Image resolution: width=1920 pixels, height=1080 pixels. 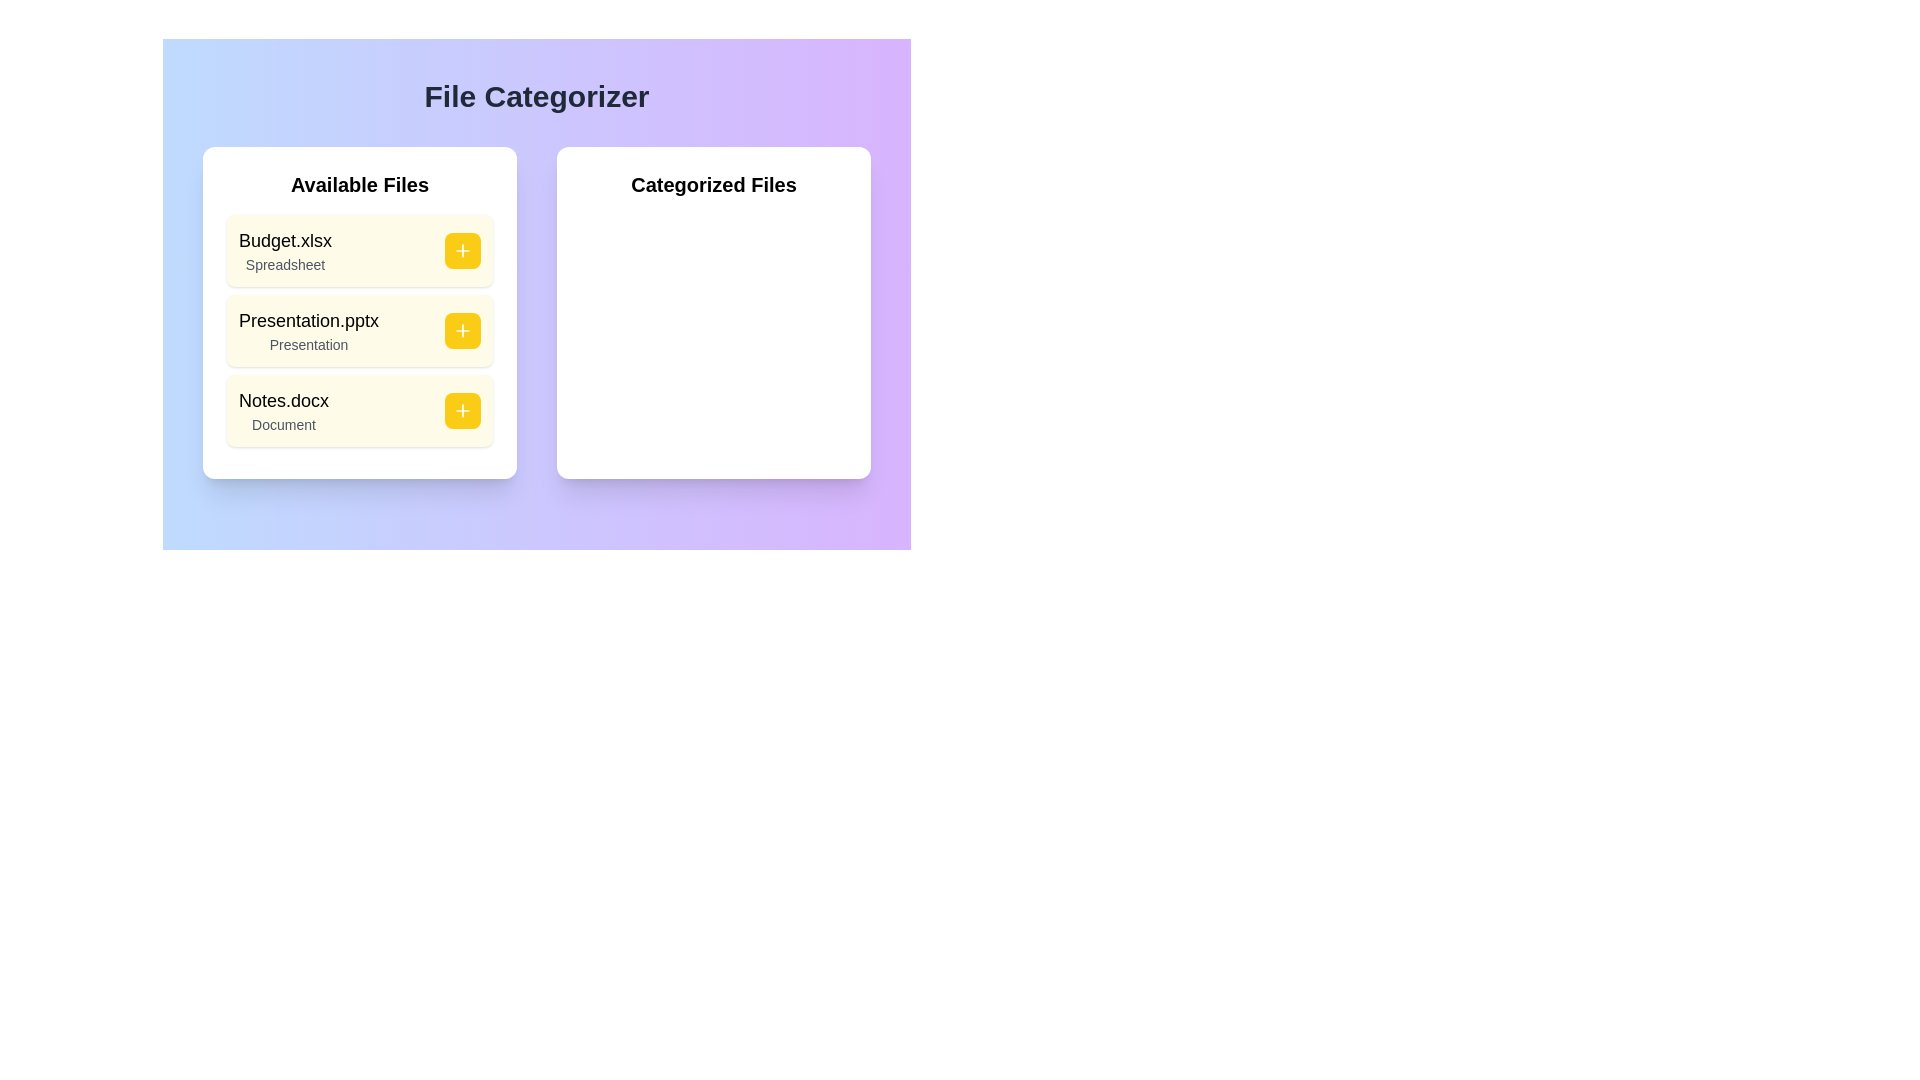 What do you see at coordinates (308, 343) in the screenshot?
I see `the text label indicating the category of the associated file below 'Presentation.pptx' in the second card of the 'Available Files' list` at bounding box center [308, 343].